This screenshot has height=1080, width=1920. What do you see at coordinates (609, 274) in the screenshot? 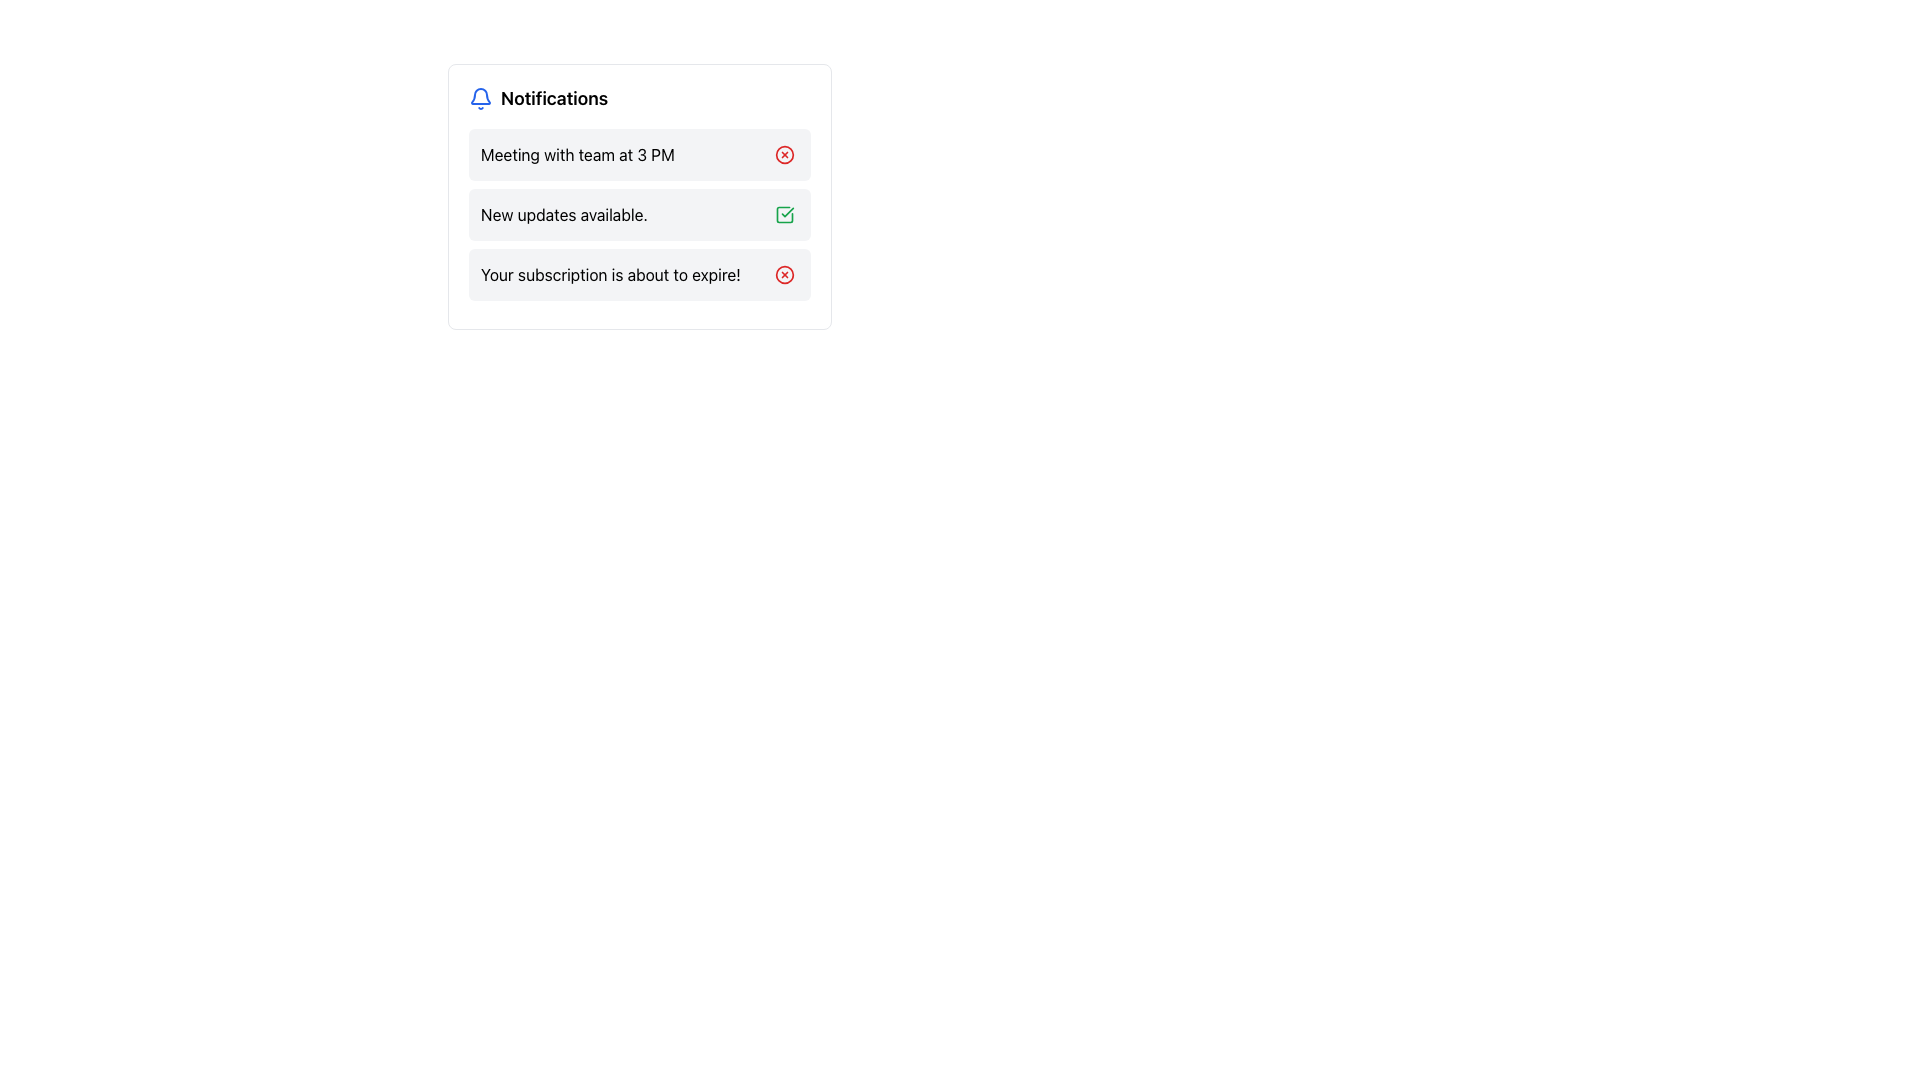
I see `informational text warning about subscription expiration located in the center of the bottom notification card, below the other notifications` at bounding box center [609, 274].